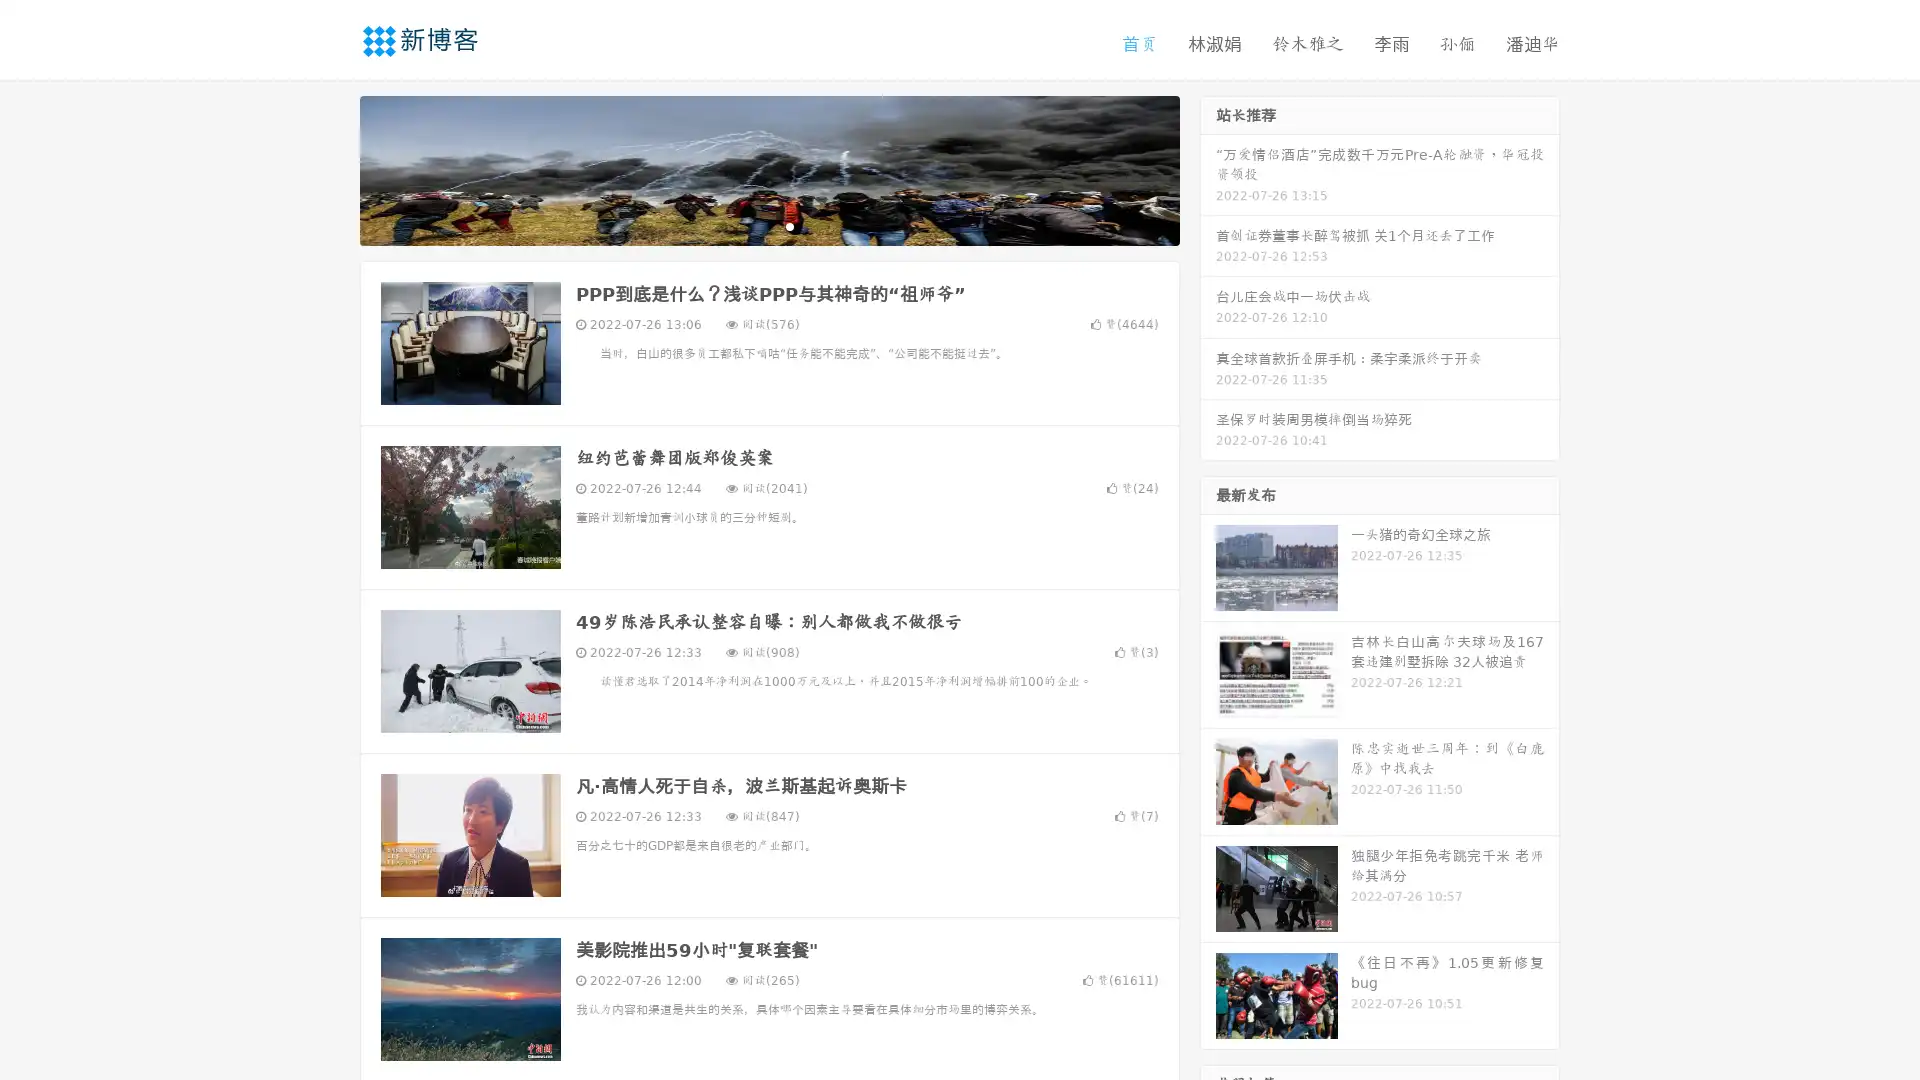 The width and height of the screenshot is (1920, 1080). I want to click on Previous slide, so click(330, 168).